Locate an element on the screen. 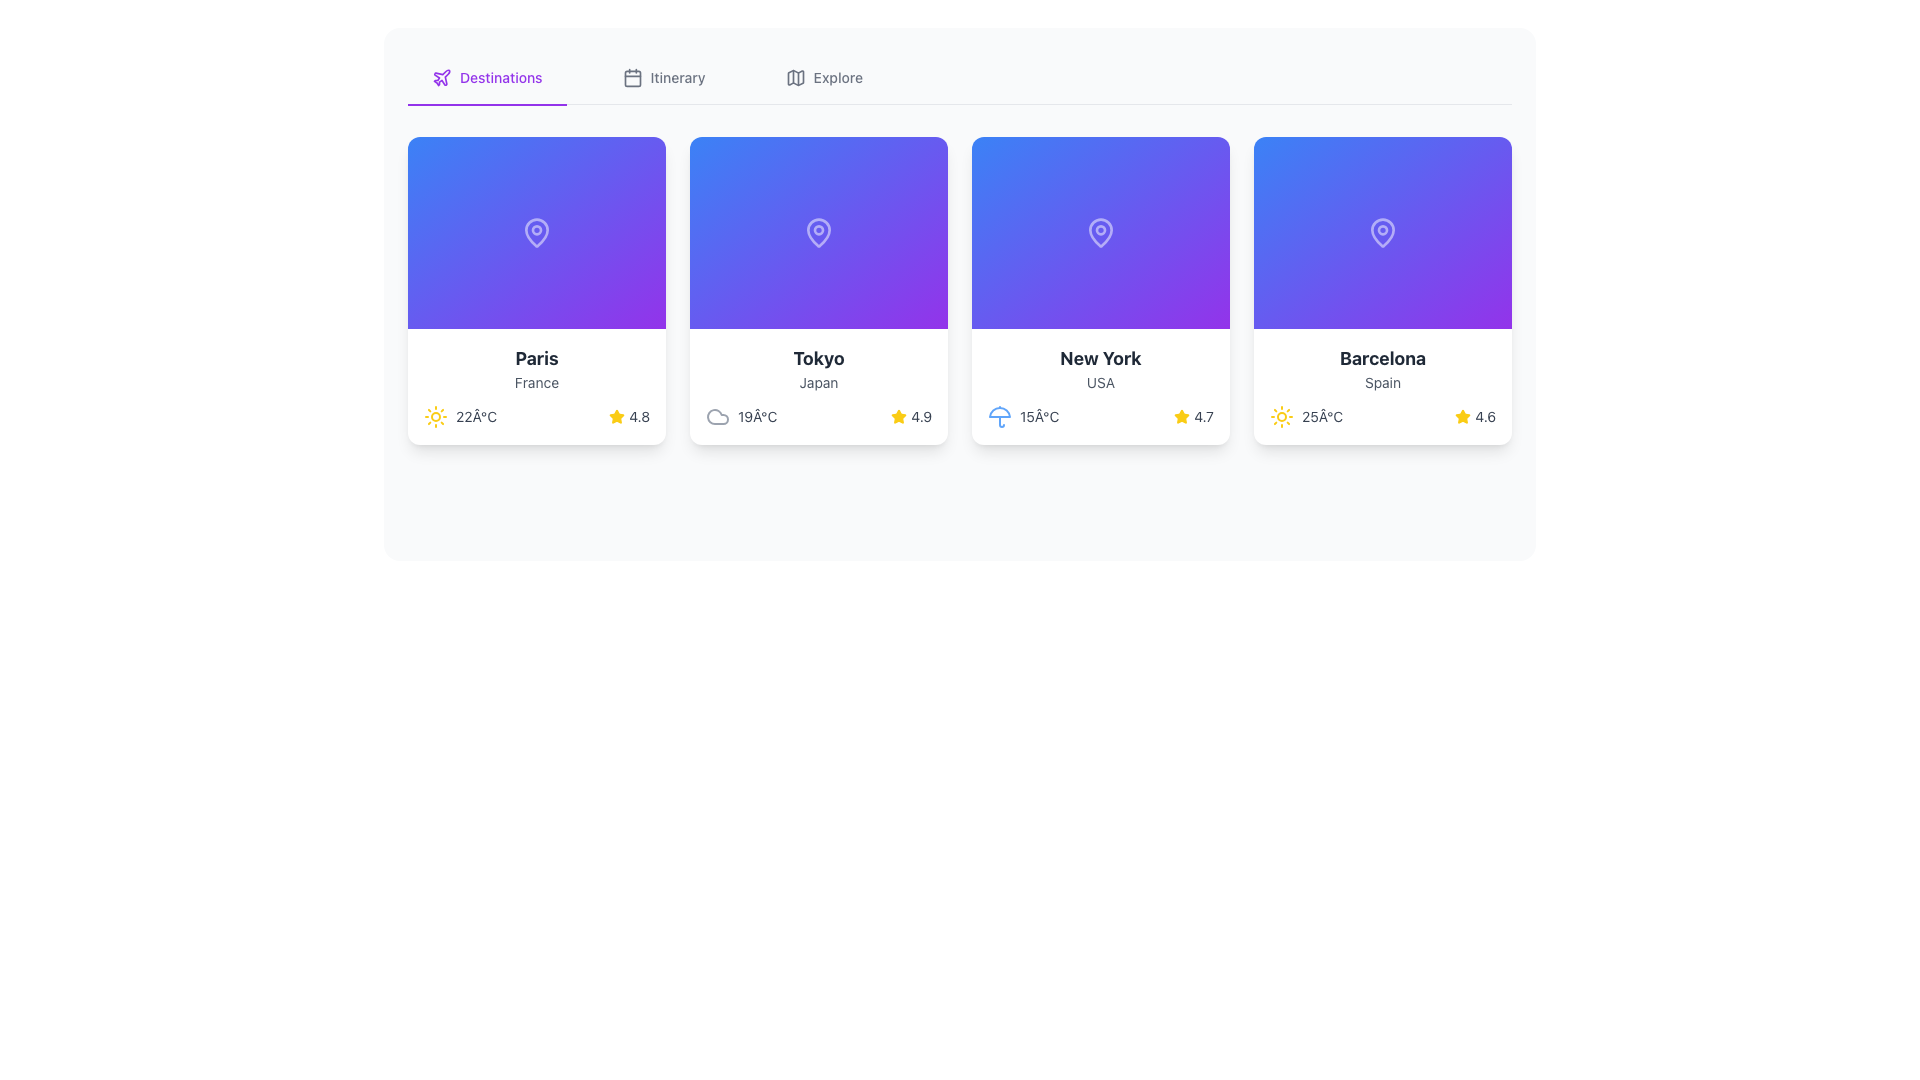  numerical rating text displayed as '4.7' in a small, gray font adjacent to the yellow star icon on the card for 'New York' is located at coordinates (1203, 415).